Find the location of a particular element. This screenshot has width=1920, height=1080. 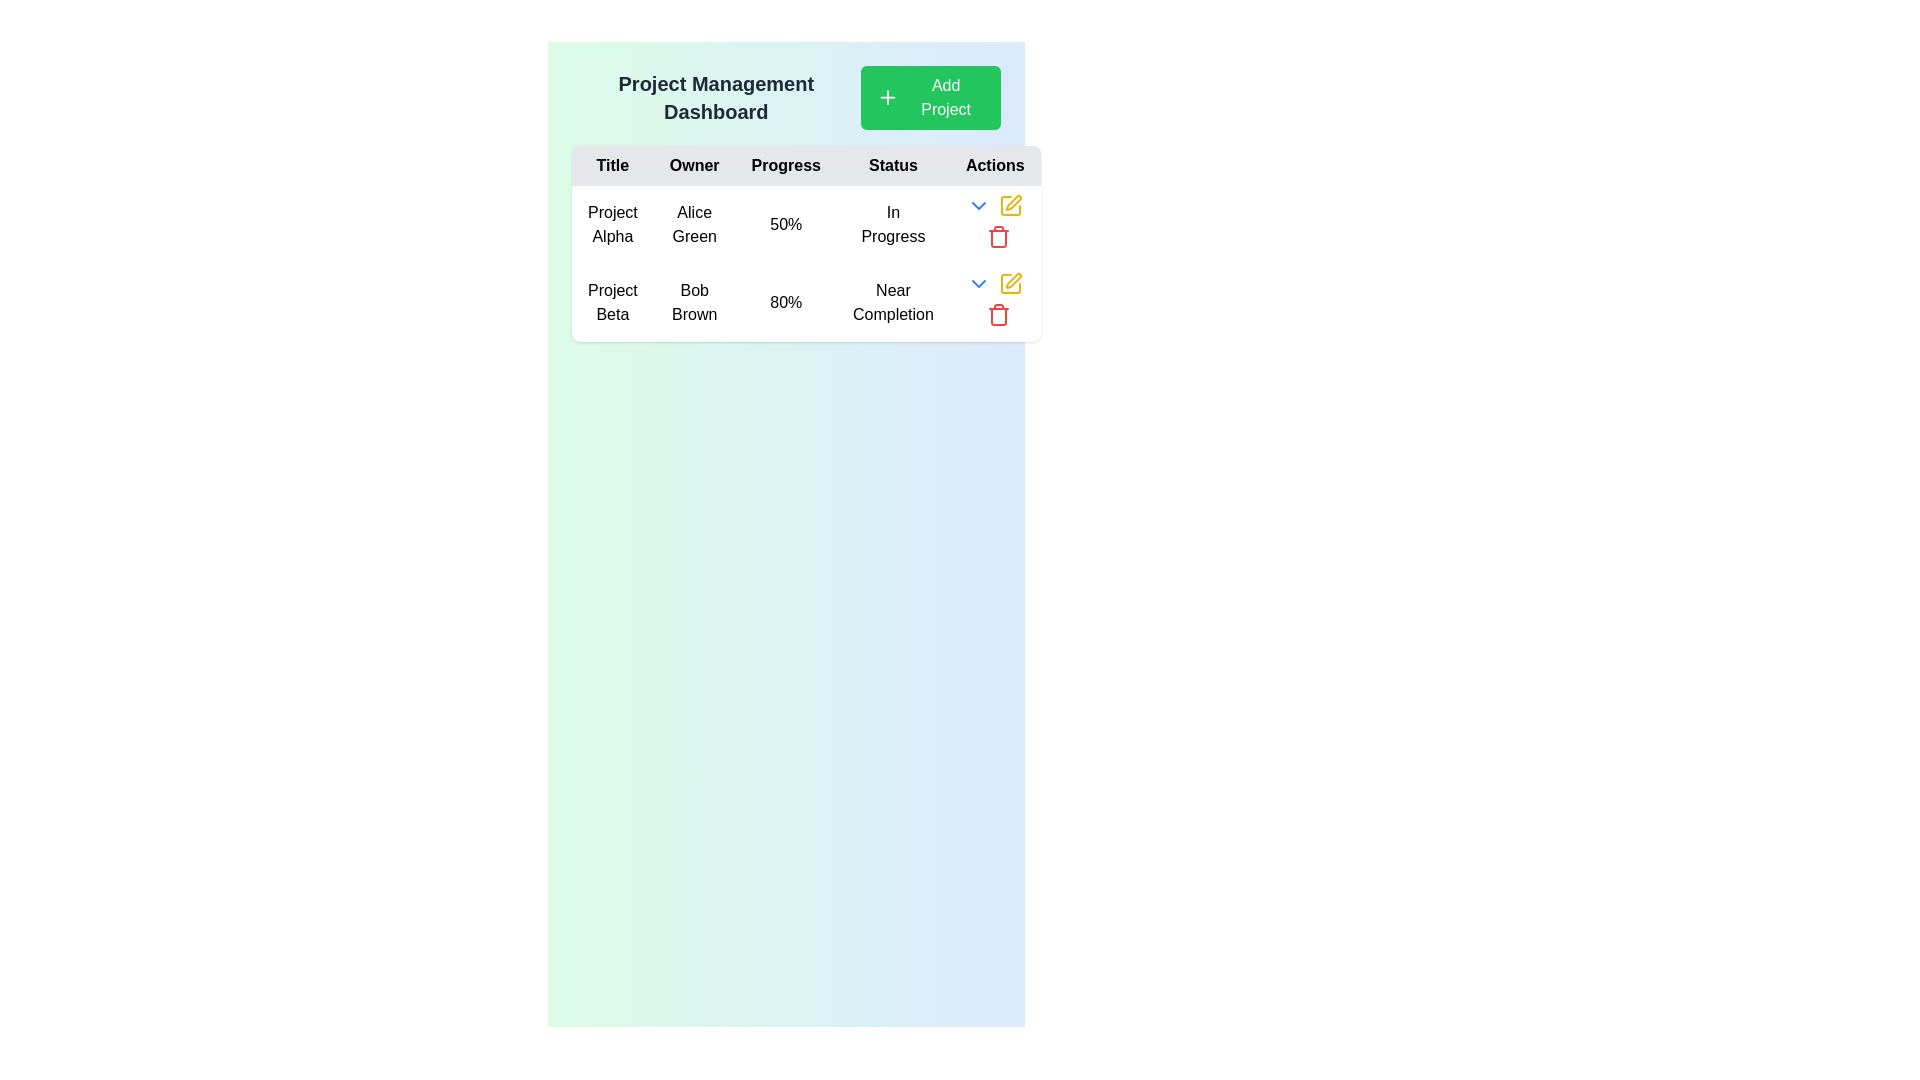

the Text element displaying the project owner's name 'Bob Brown' within the table cell in the second row and second column under the 'Owner' title is located at coordinates (694, 303).